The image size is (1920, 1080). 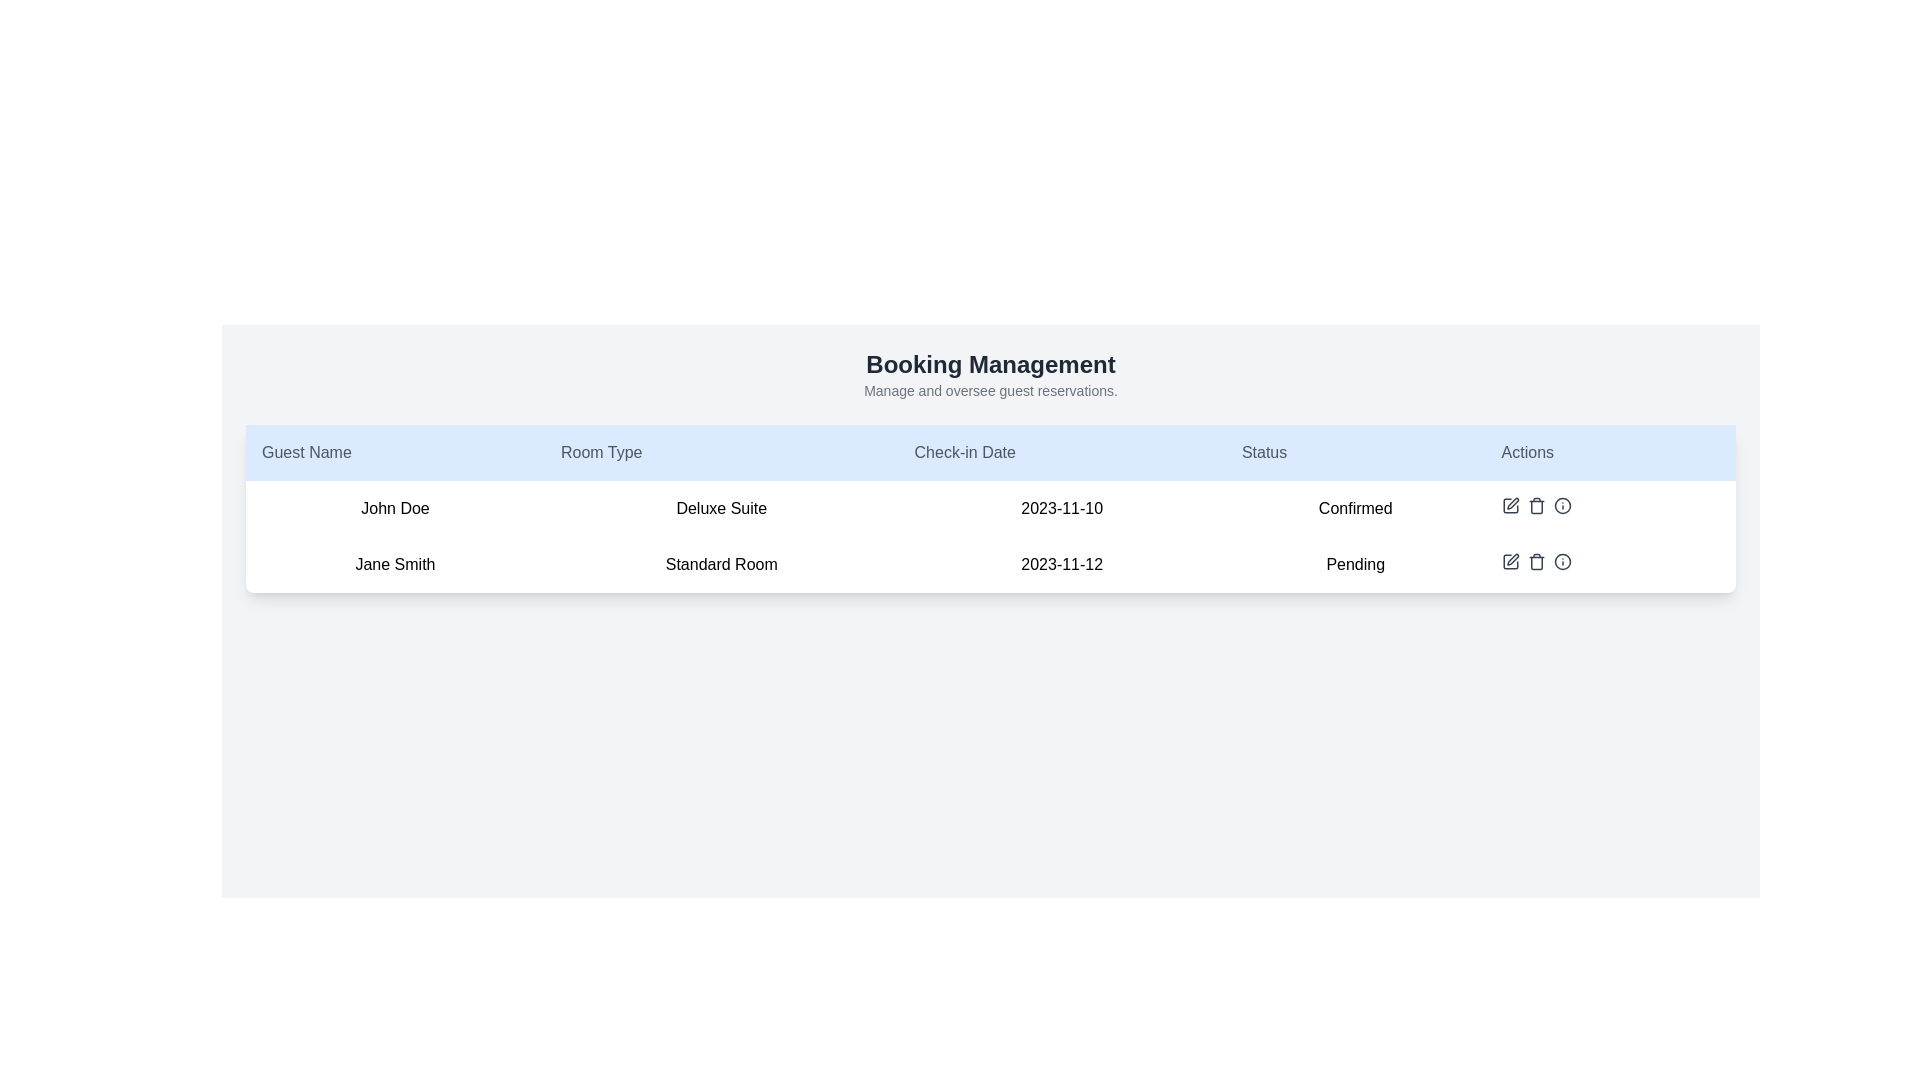 What do you see at coordinates (1561, 504) in the screenshot?
I see `the circular icon button with a gray outline and an information symbol ('i') in the 'Actions' column of the second row under the 'Booking Management' header to trigger the color change to green` at bounding box center [1561, 504].